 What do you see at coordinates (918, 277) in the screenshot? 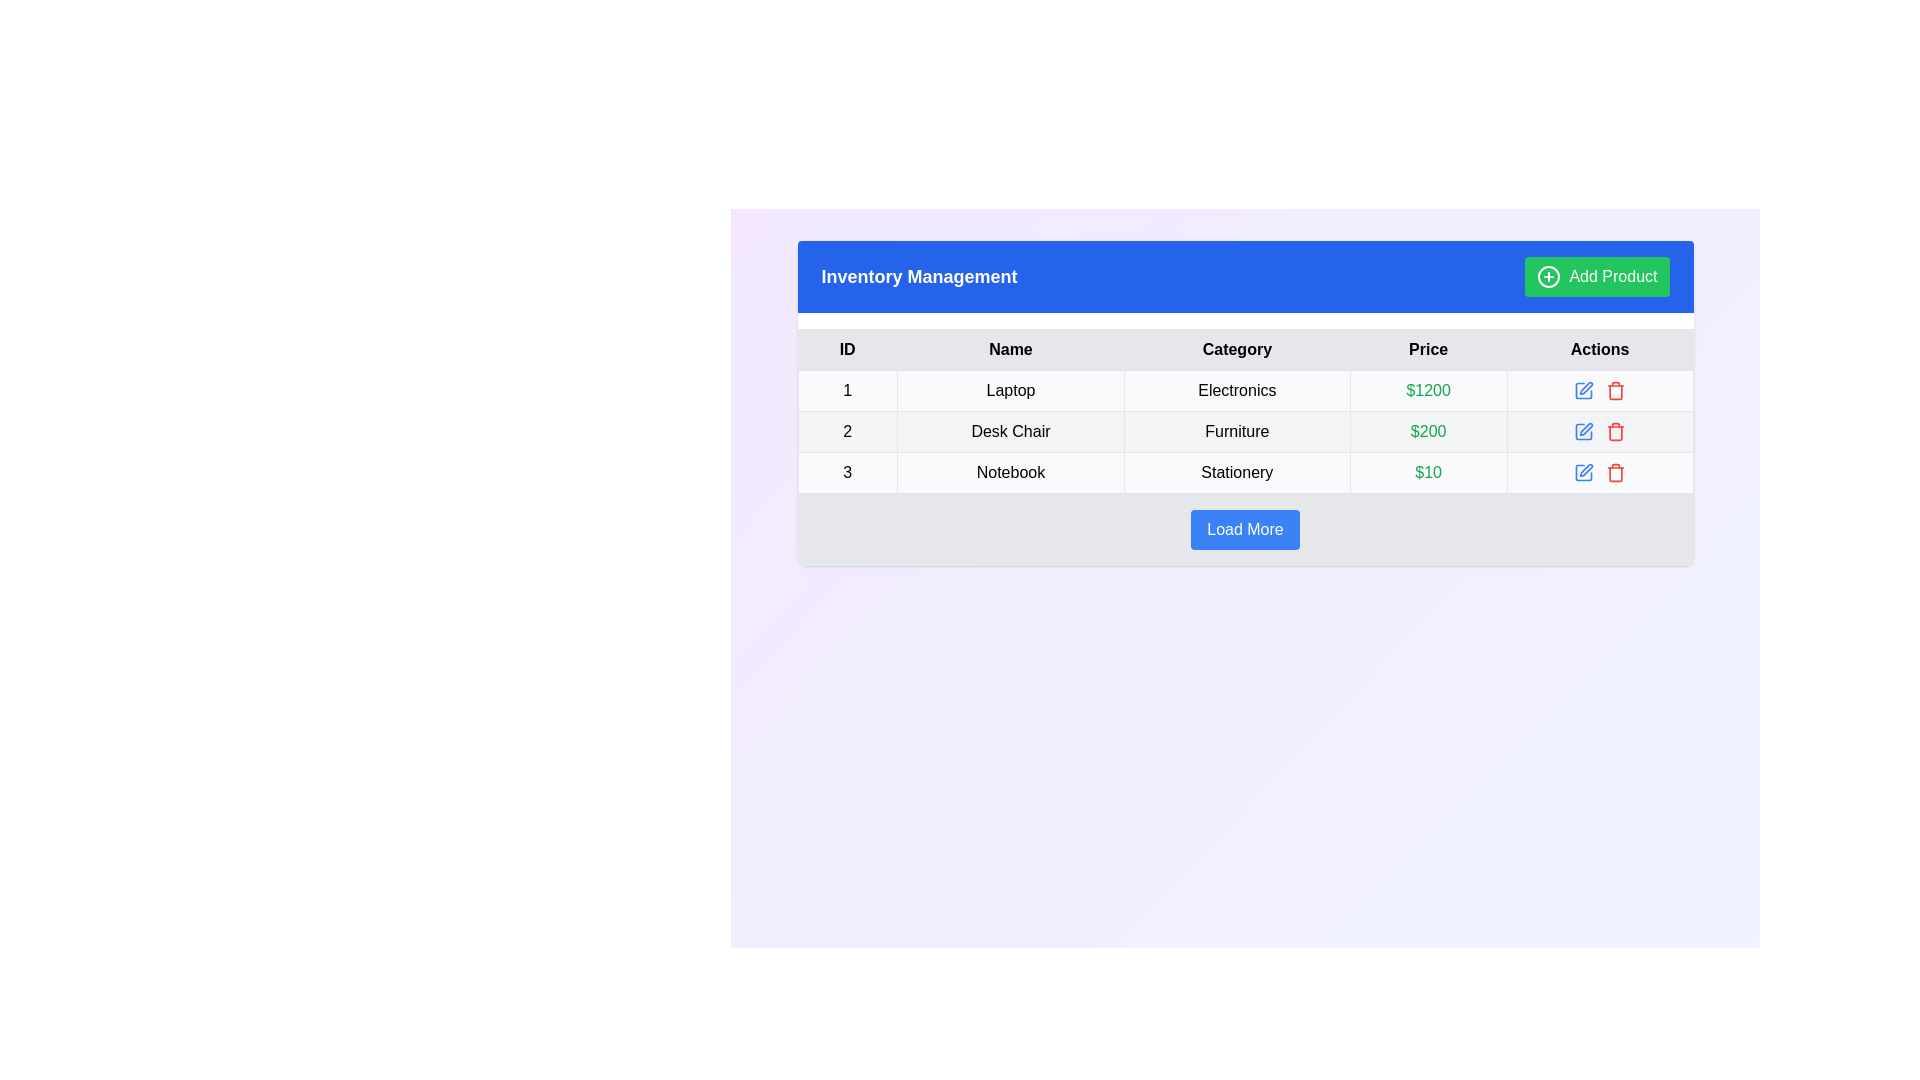
I see `the bold text label 'Inventory Management' located on the left side of the header bar with a blue background` at bounding box center [918, 277].